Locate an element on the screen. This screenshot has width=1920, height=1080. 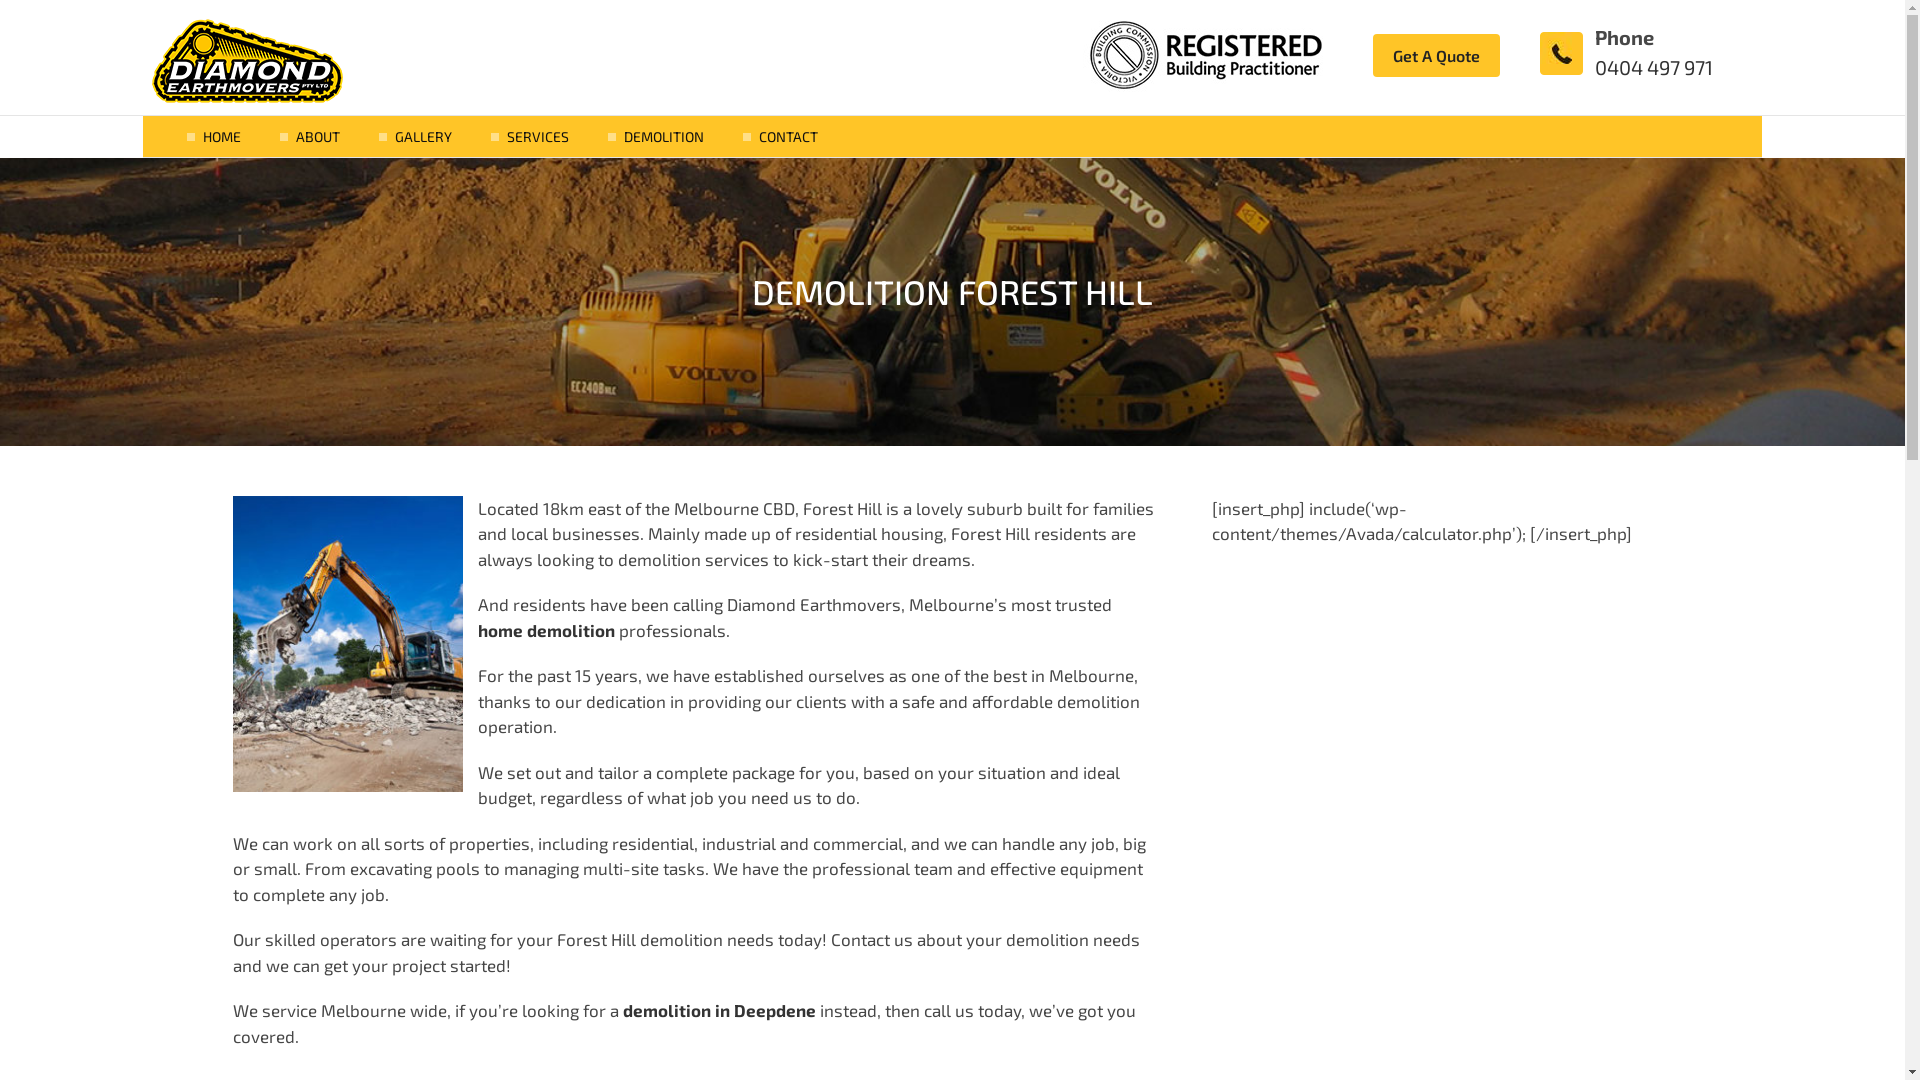
'CONTACT' is located at coordinates (757, 135).